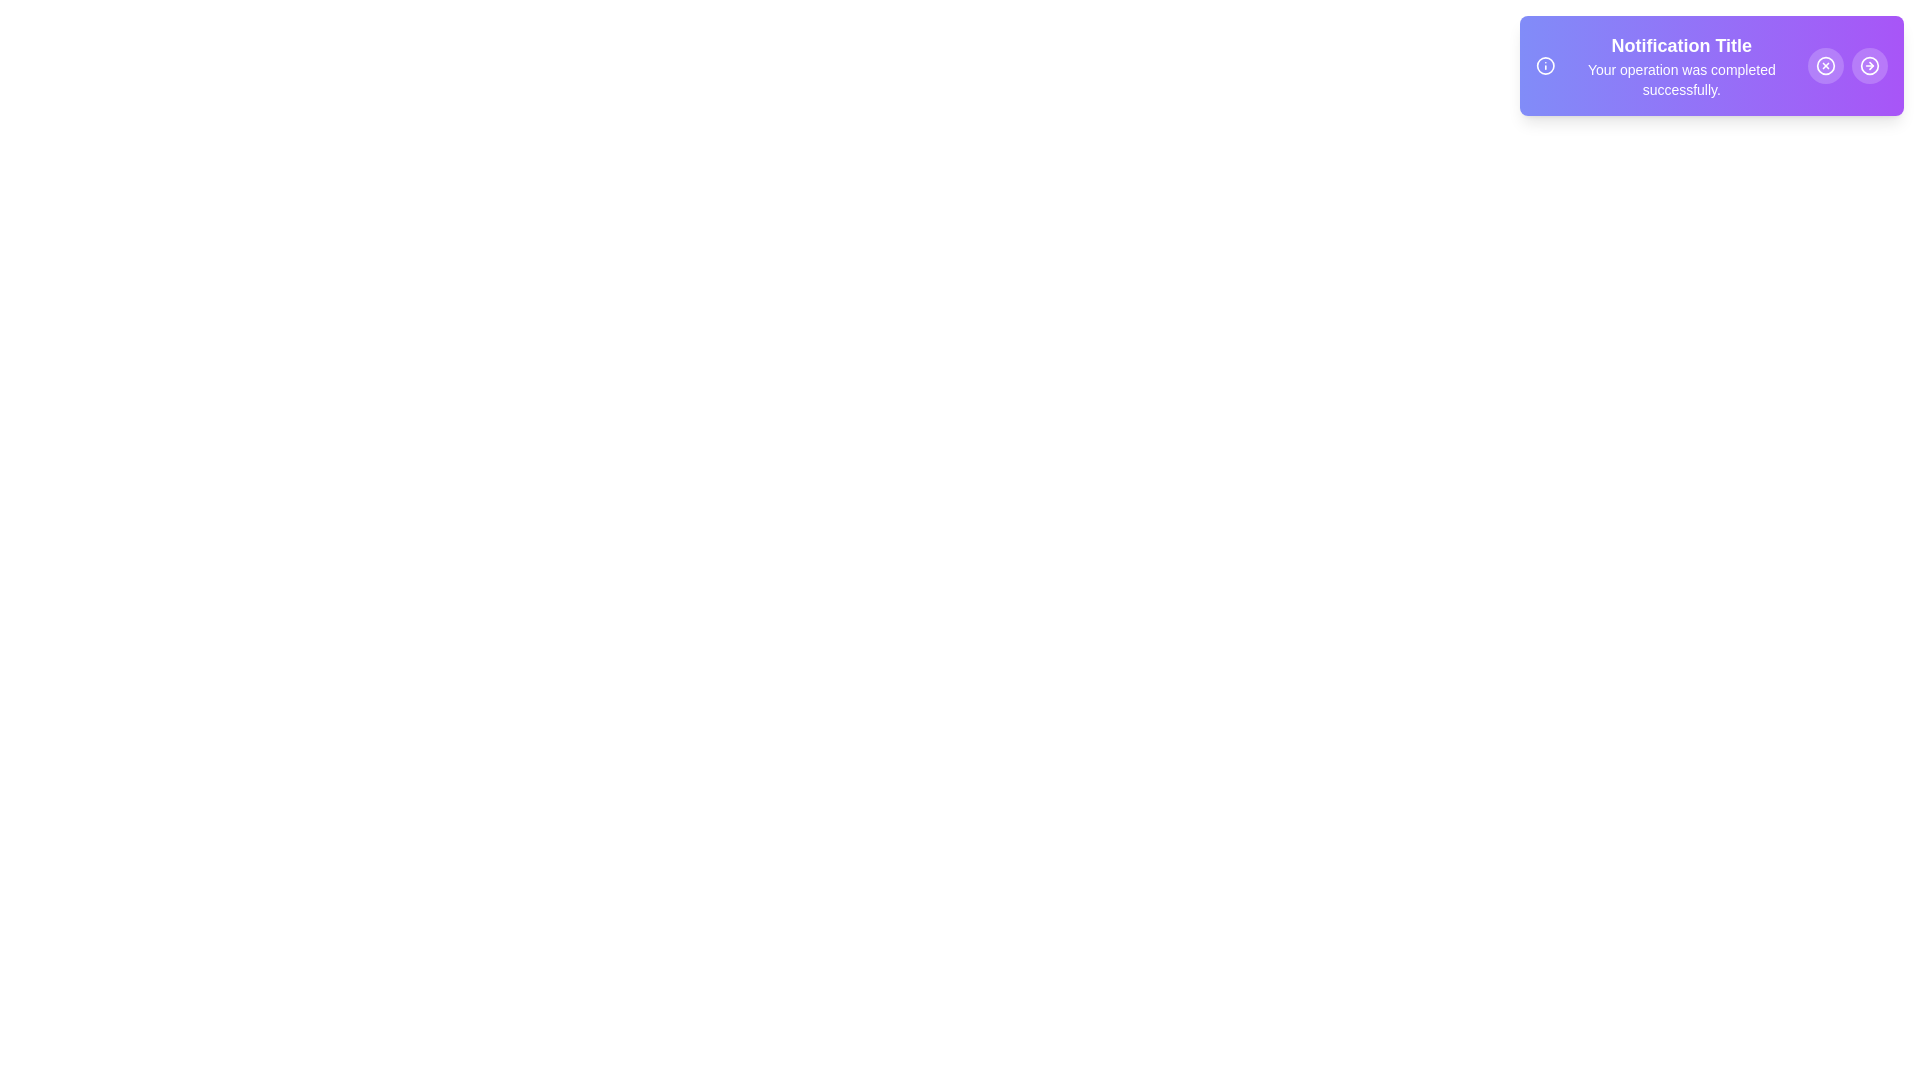 Image resolution: width=1920 pixels, height=1080 pixels. What do you see at coordinates (1825, 64) in the screenshot?
I see `the close button in the notification to dismiss it` at bounding box center [1825, 64].